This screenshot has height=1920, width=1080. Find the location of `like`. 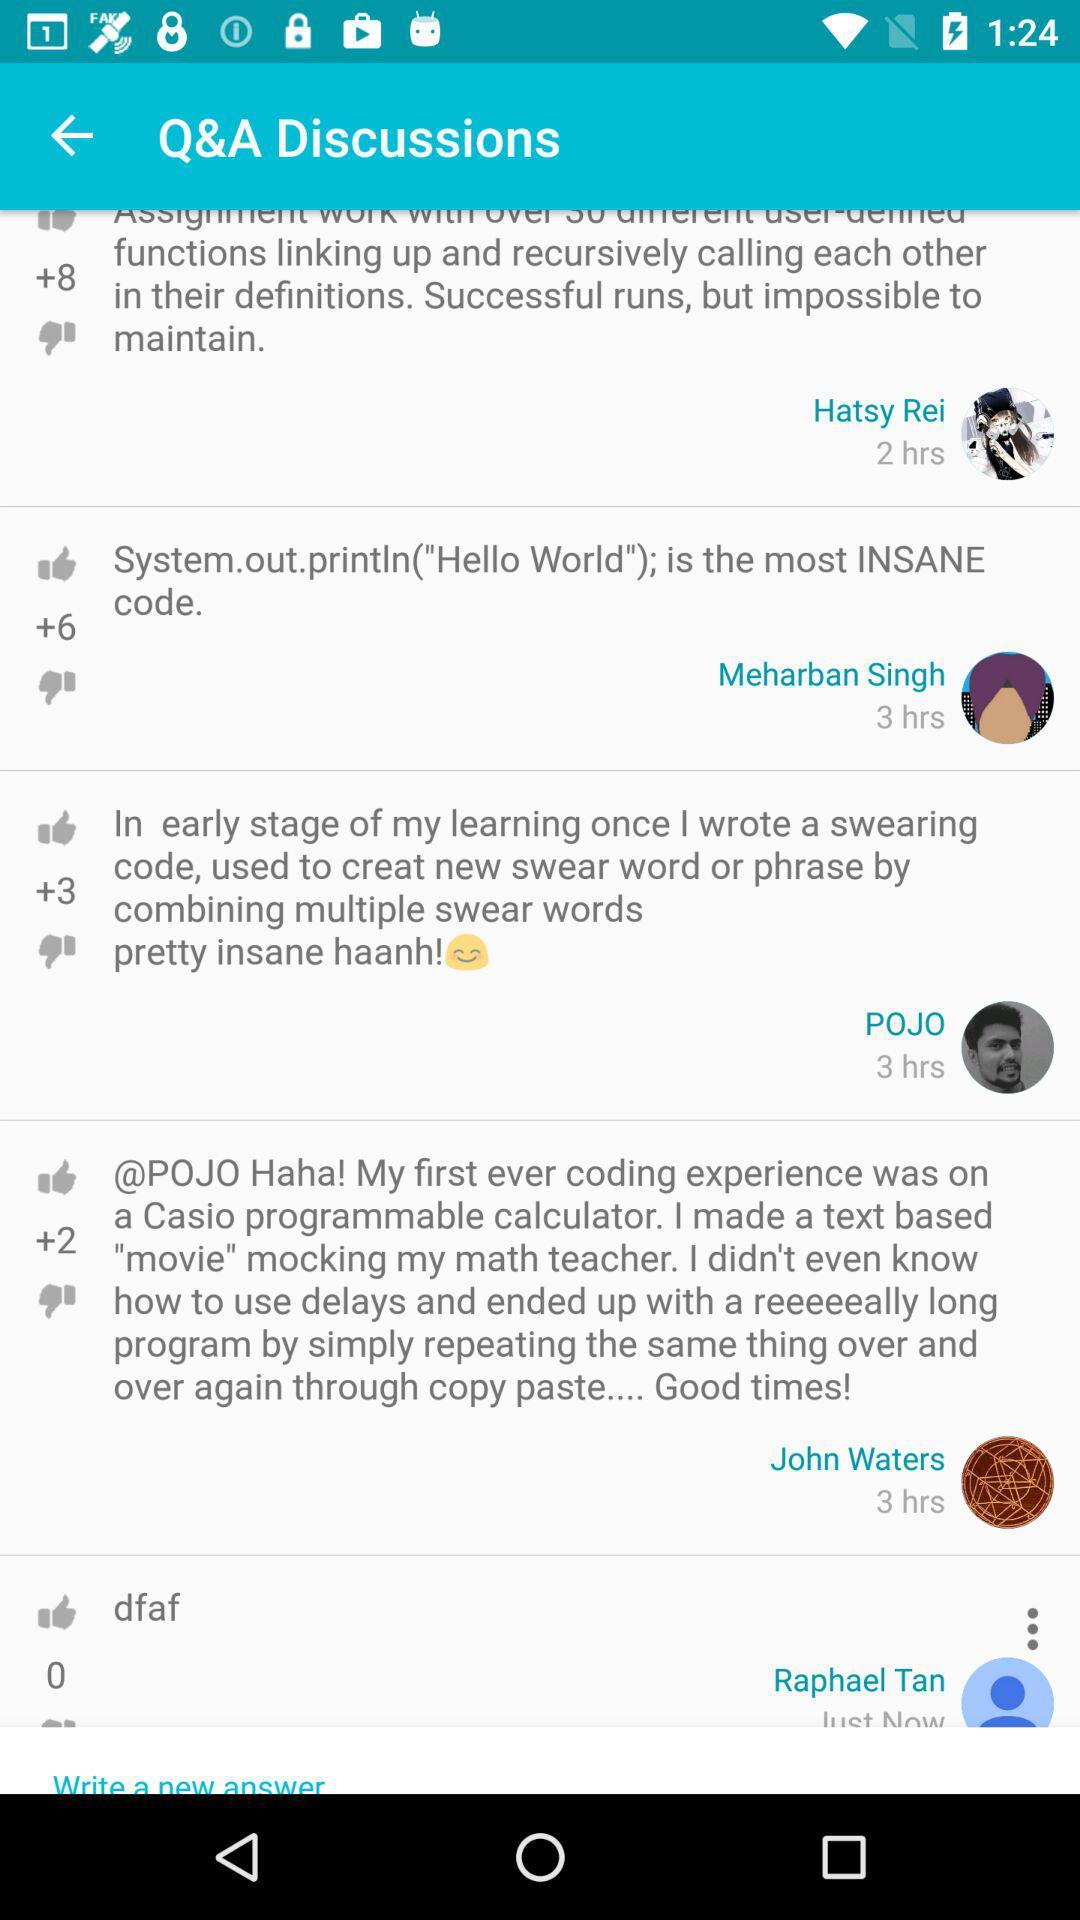

like is located at coordinates (55, 1612).